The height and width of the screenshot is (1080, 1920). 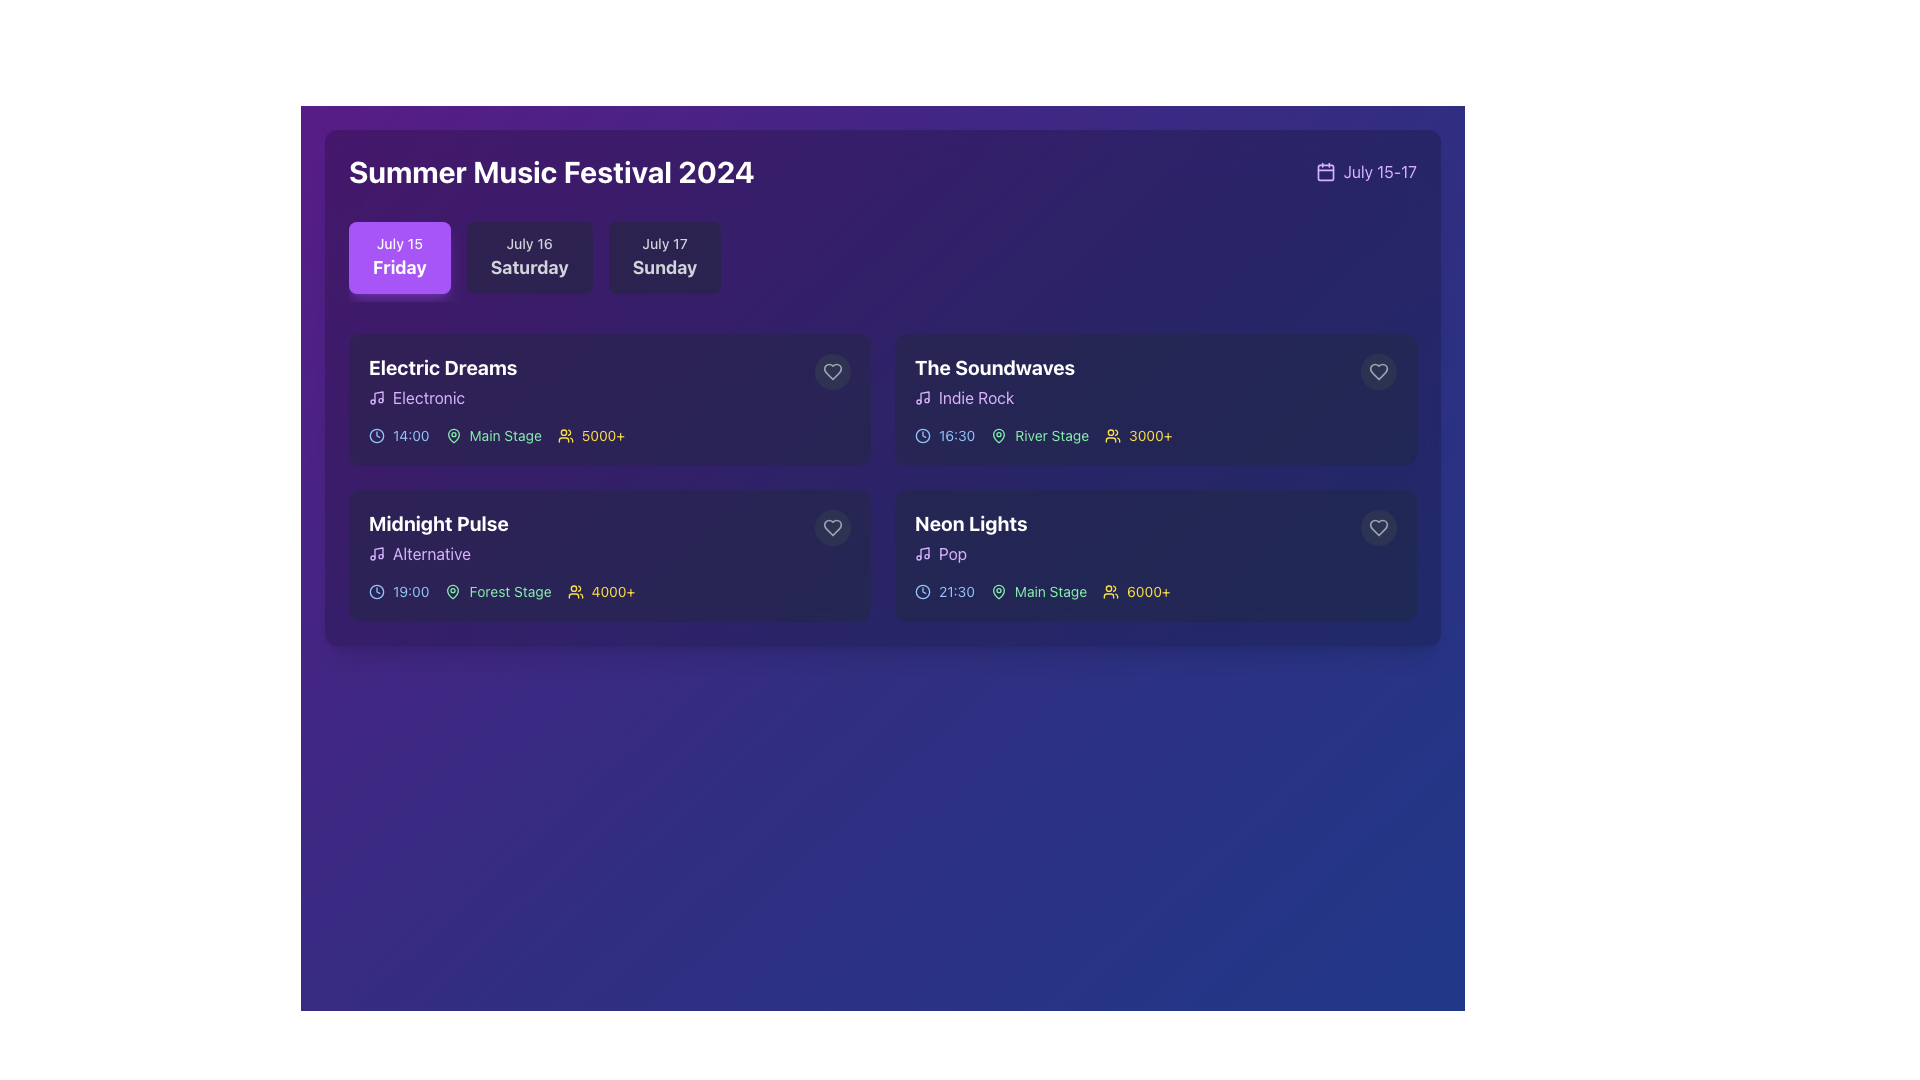 What do you see at coordinates (998, 590) in the screenshot?
I see `the map pin icon adjacent to the 'Main Stage' text in the second row, second column card of the 'Neon Lights' event listing` at bounding box center [998, 590].